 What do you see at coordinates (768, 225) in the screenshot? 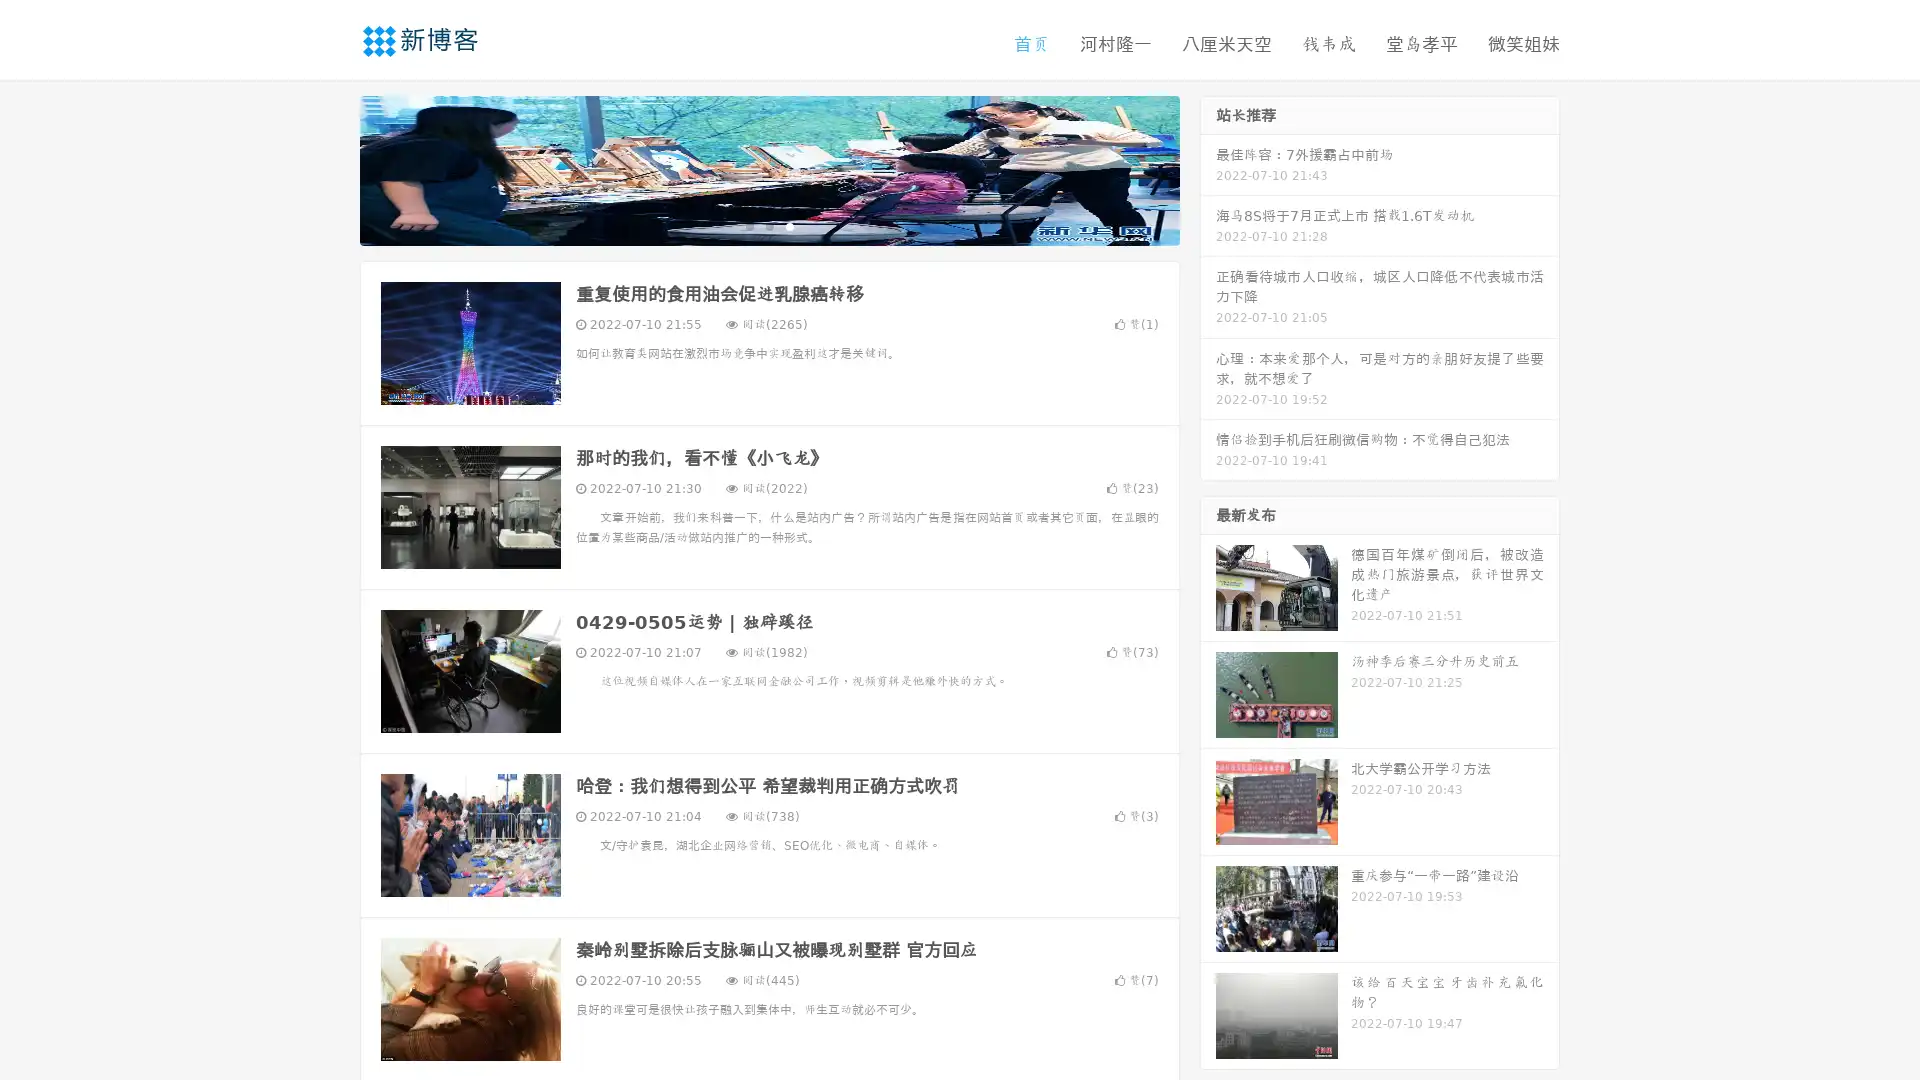
I see `Go to slide 2` at bounding box center [768, 225].